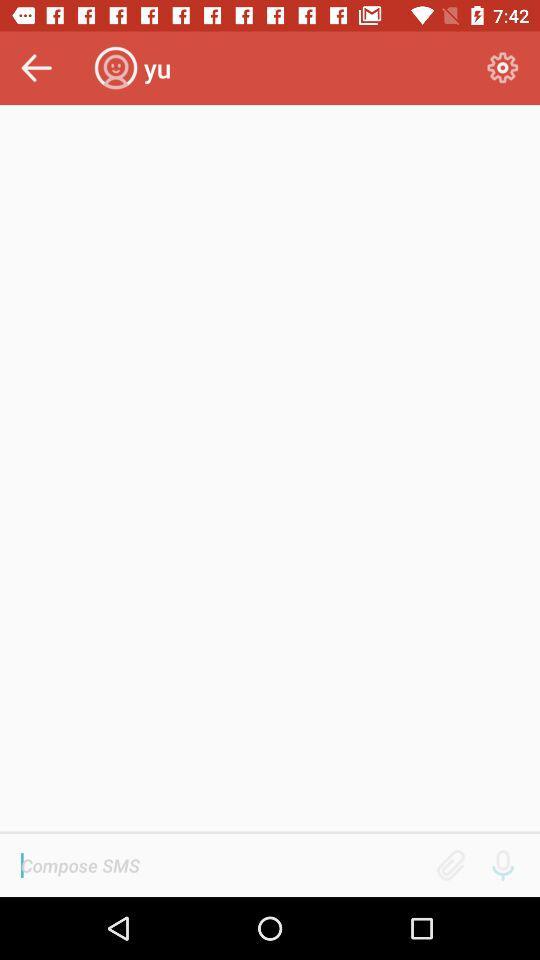  Describe the element at coordinates (502, 68) in the screenshot. I see `item to the right of the  yu` at that location.